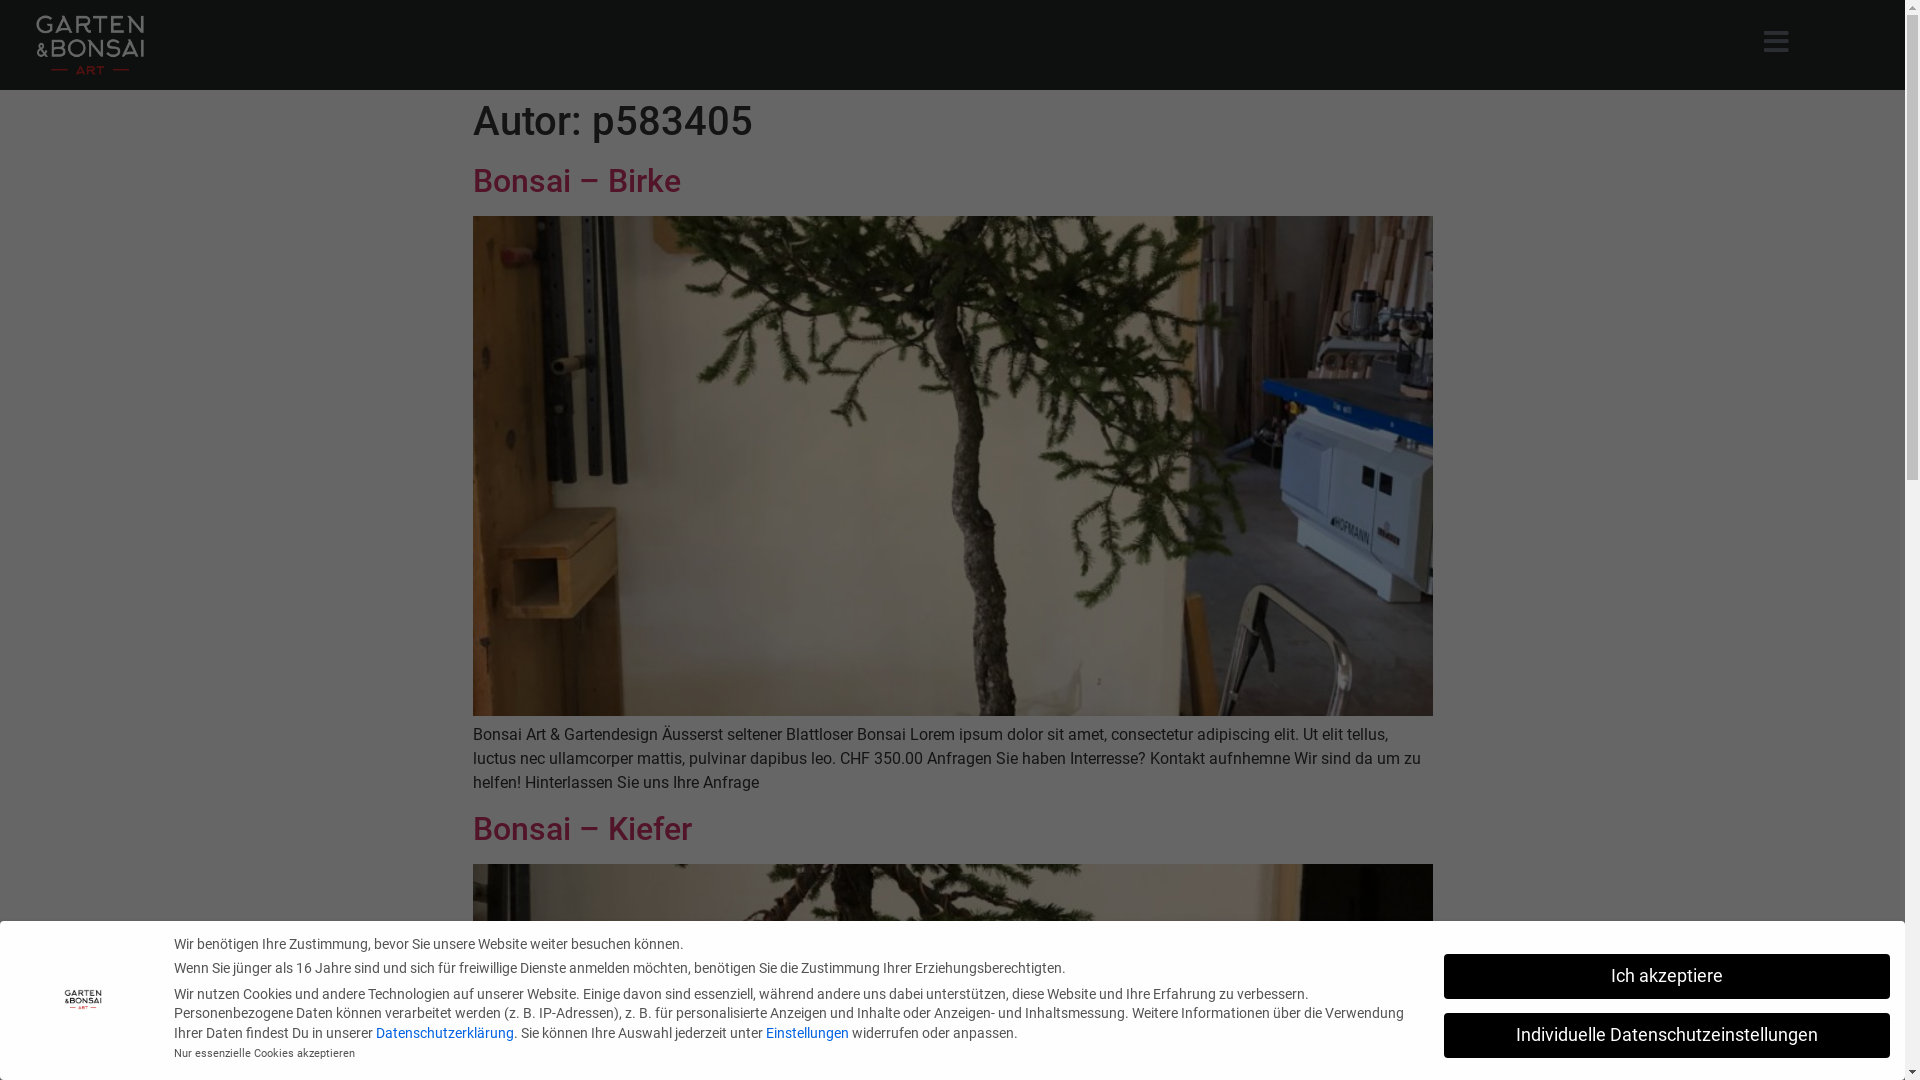 Image resolution: width=1920 pixels, height=1080 pixels. Describe the element at coordinates (173, 1052) in the screenshot. I see `'Nur essenzielle Cookies akzeptieren'` at that location.